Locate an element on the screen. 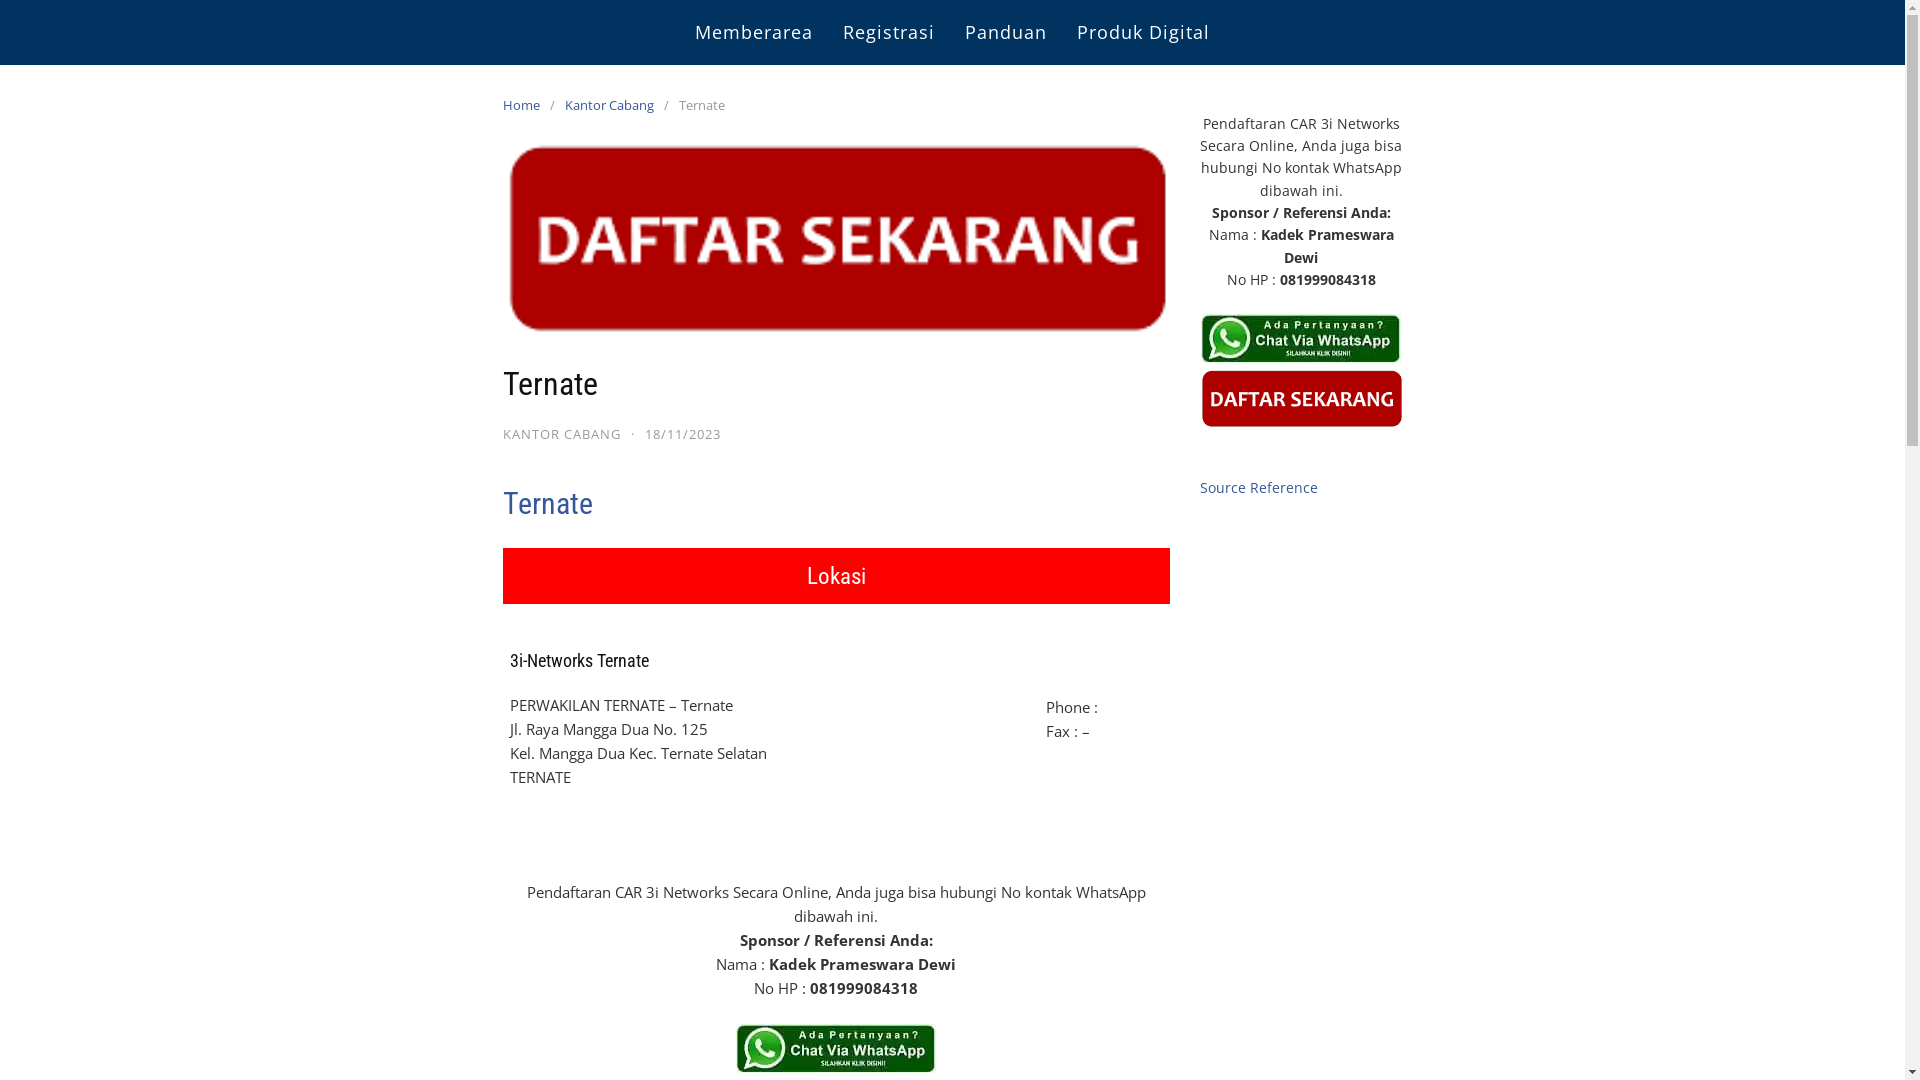 The width and height of the screenshot is (1920, 1080). 'Ternate 1' is located at coordinates (835, 1047).